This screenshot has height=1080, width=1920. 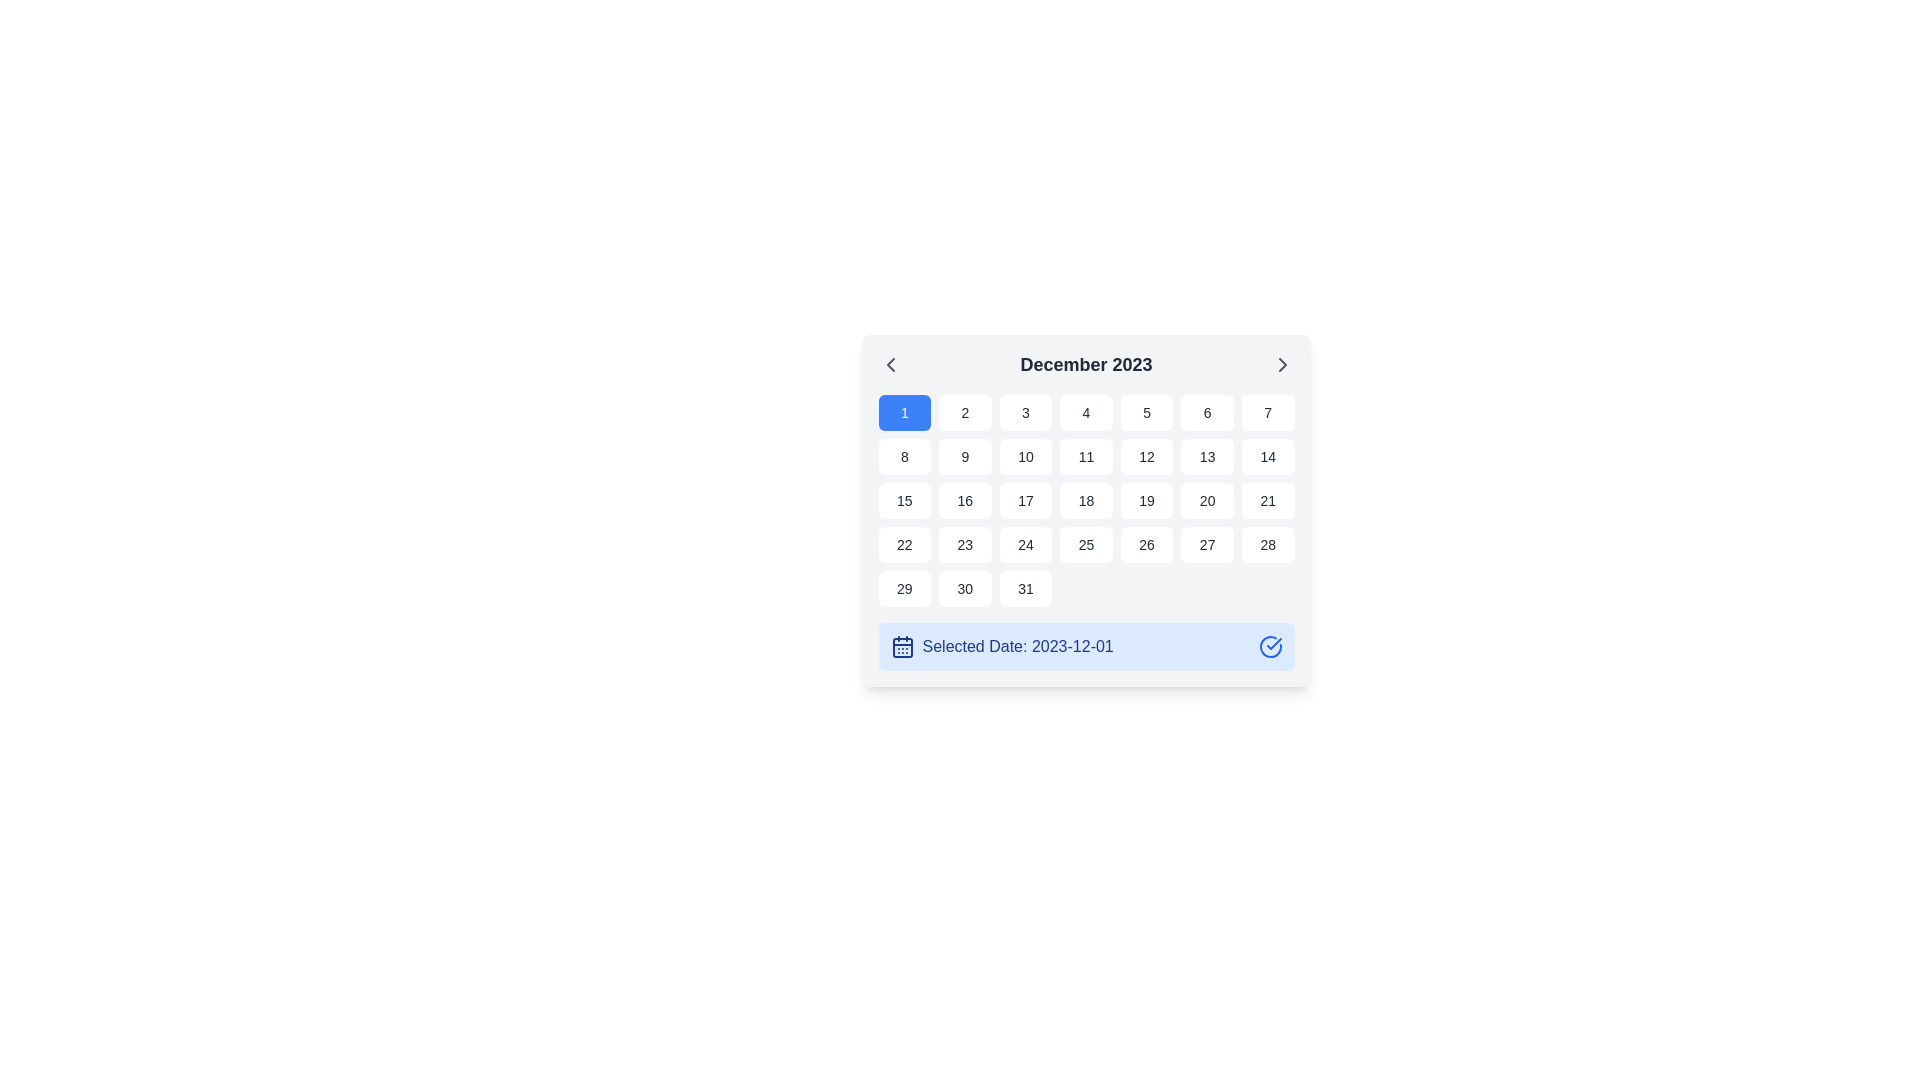 I want to click on the day 18 button in the calendar view, so click(x=1085, y=500).